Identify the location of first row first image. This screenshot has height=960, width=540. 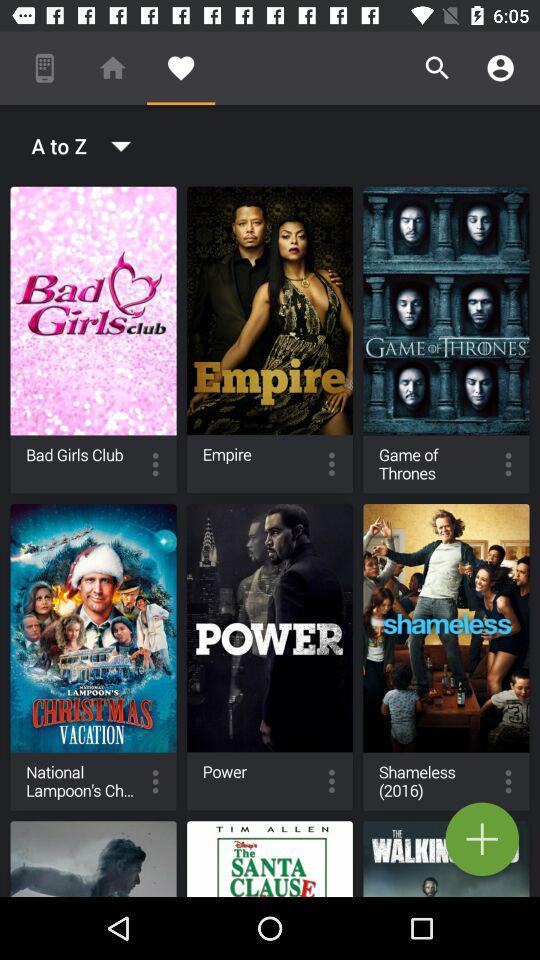
(93, 340).